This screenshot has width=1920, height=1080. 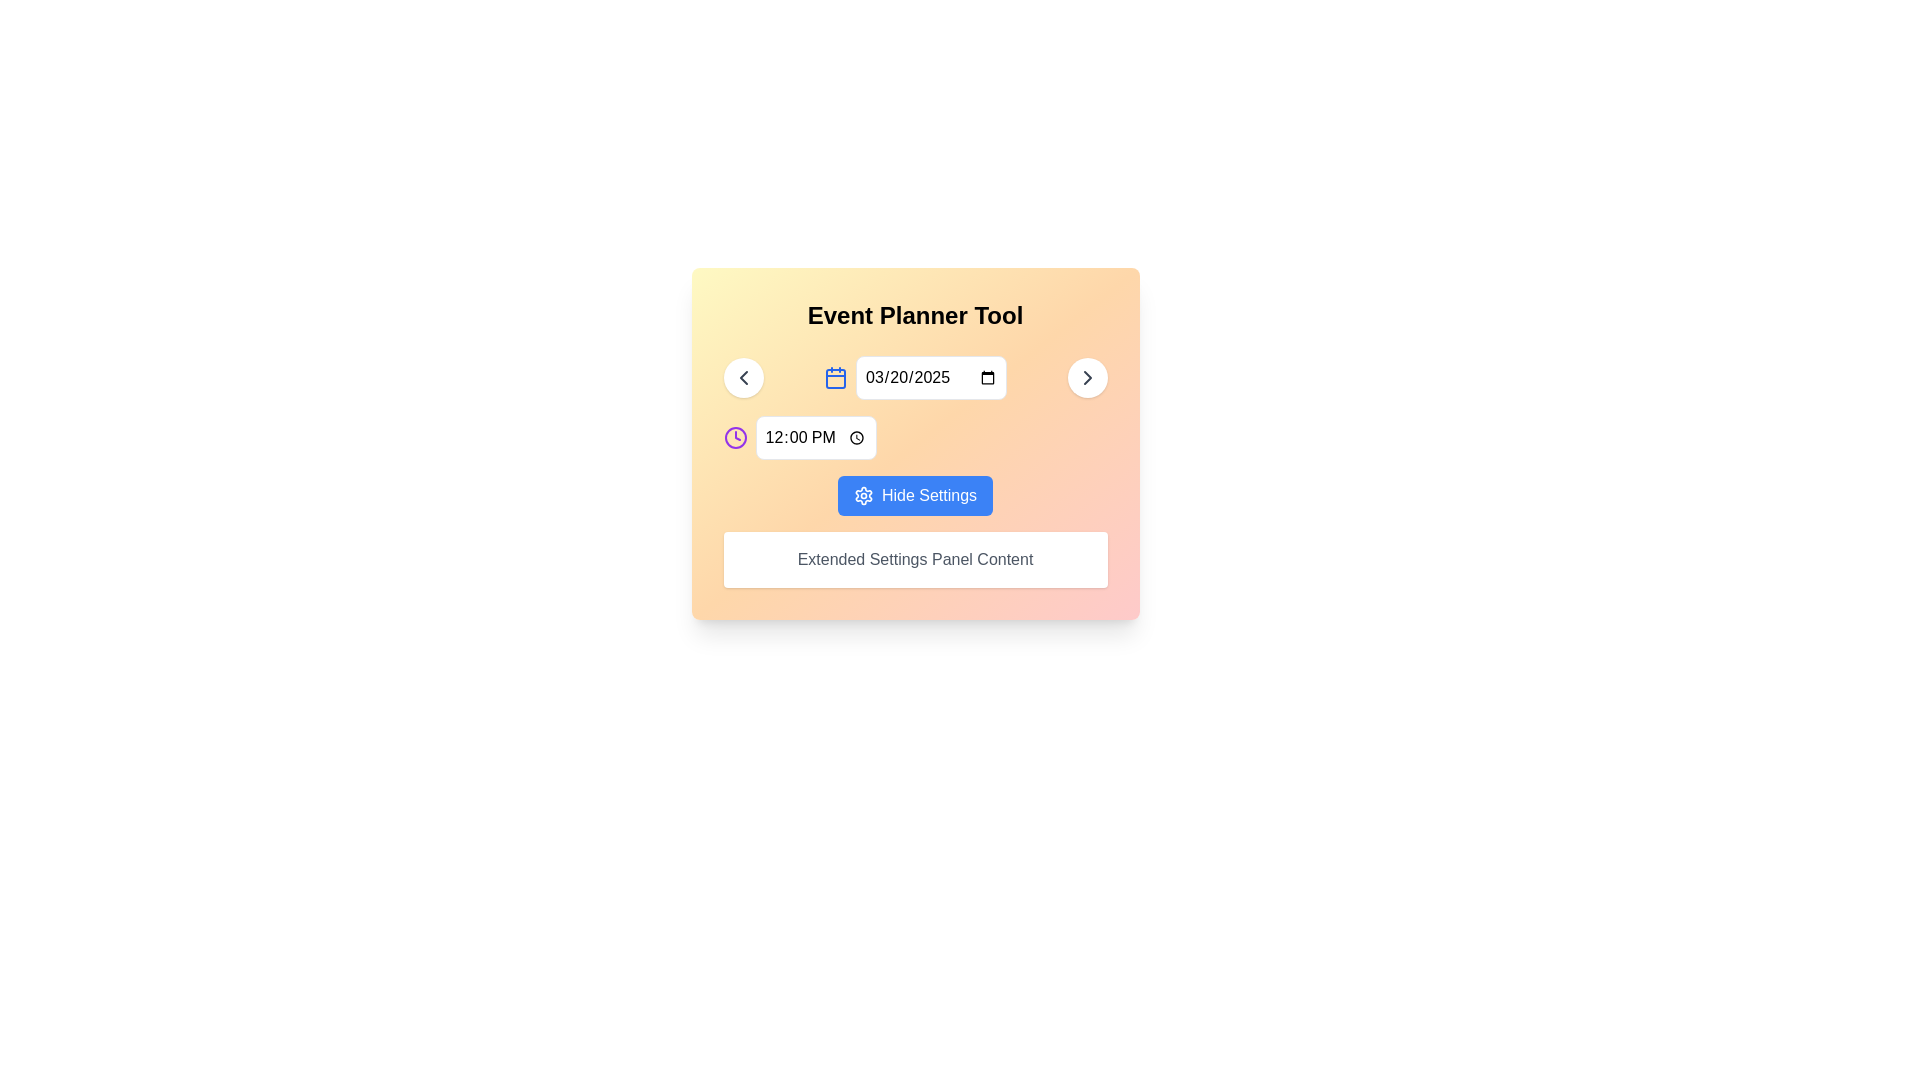 What do you see at coordinates (914, 495) in the screenshot?
I see `the 'Hide Settings' button, which has a blue background, rounded corners, and white text with a settings gear icon, to check if a context menu appears` at bounding box center [914, 495].